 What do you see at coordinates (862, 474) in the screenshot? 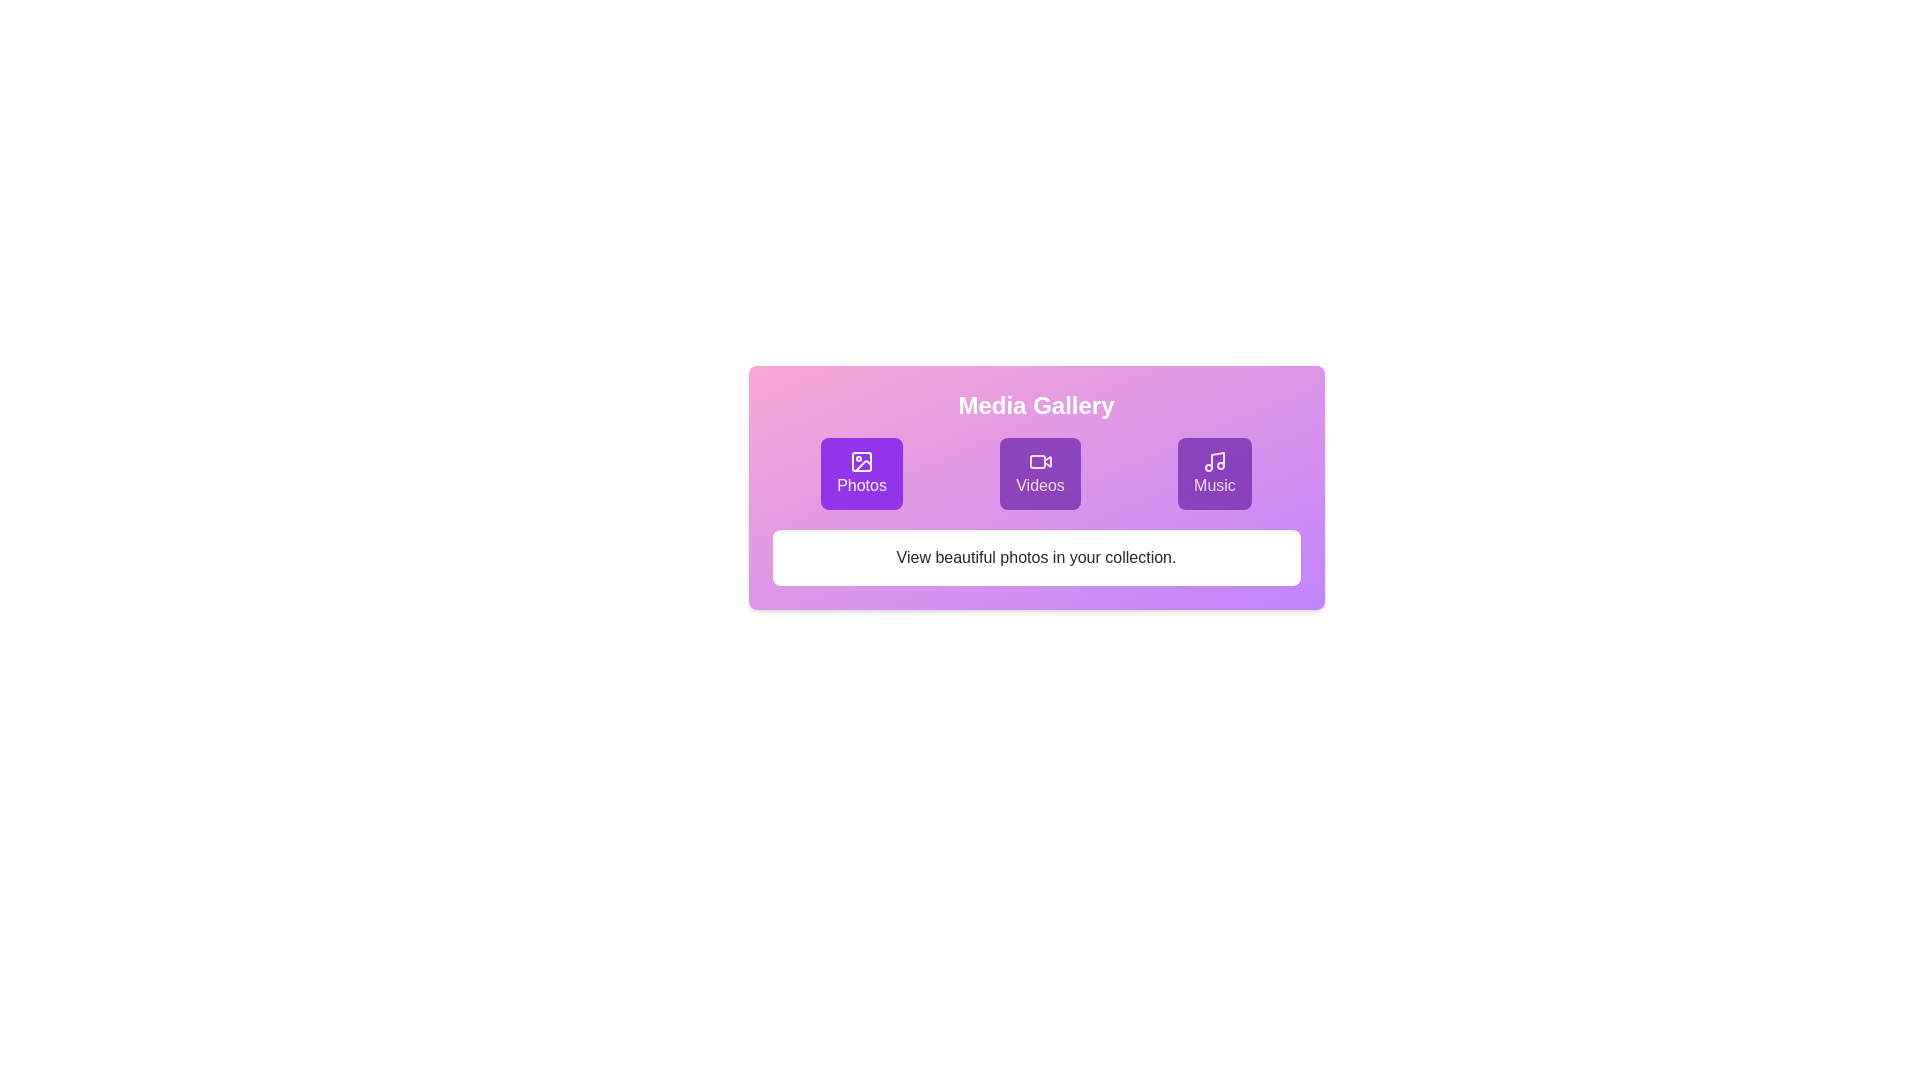
I see `the Photos tab` at bounding box center [862, 474].